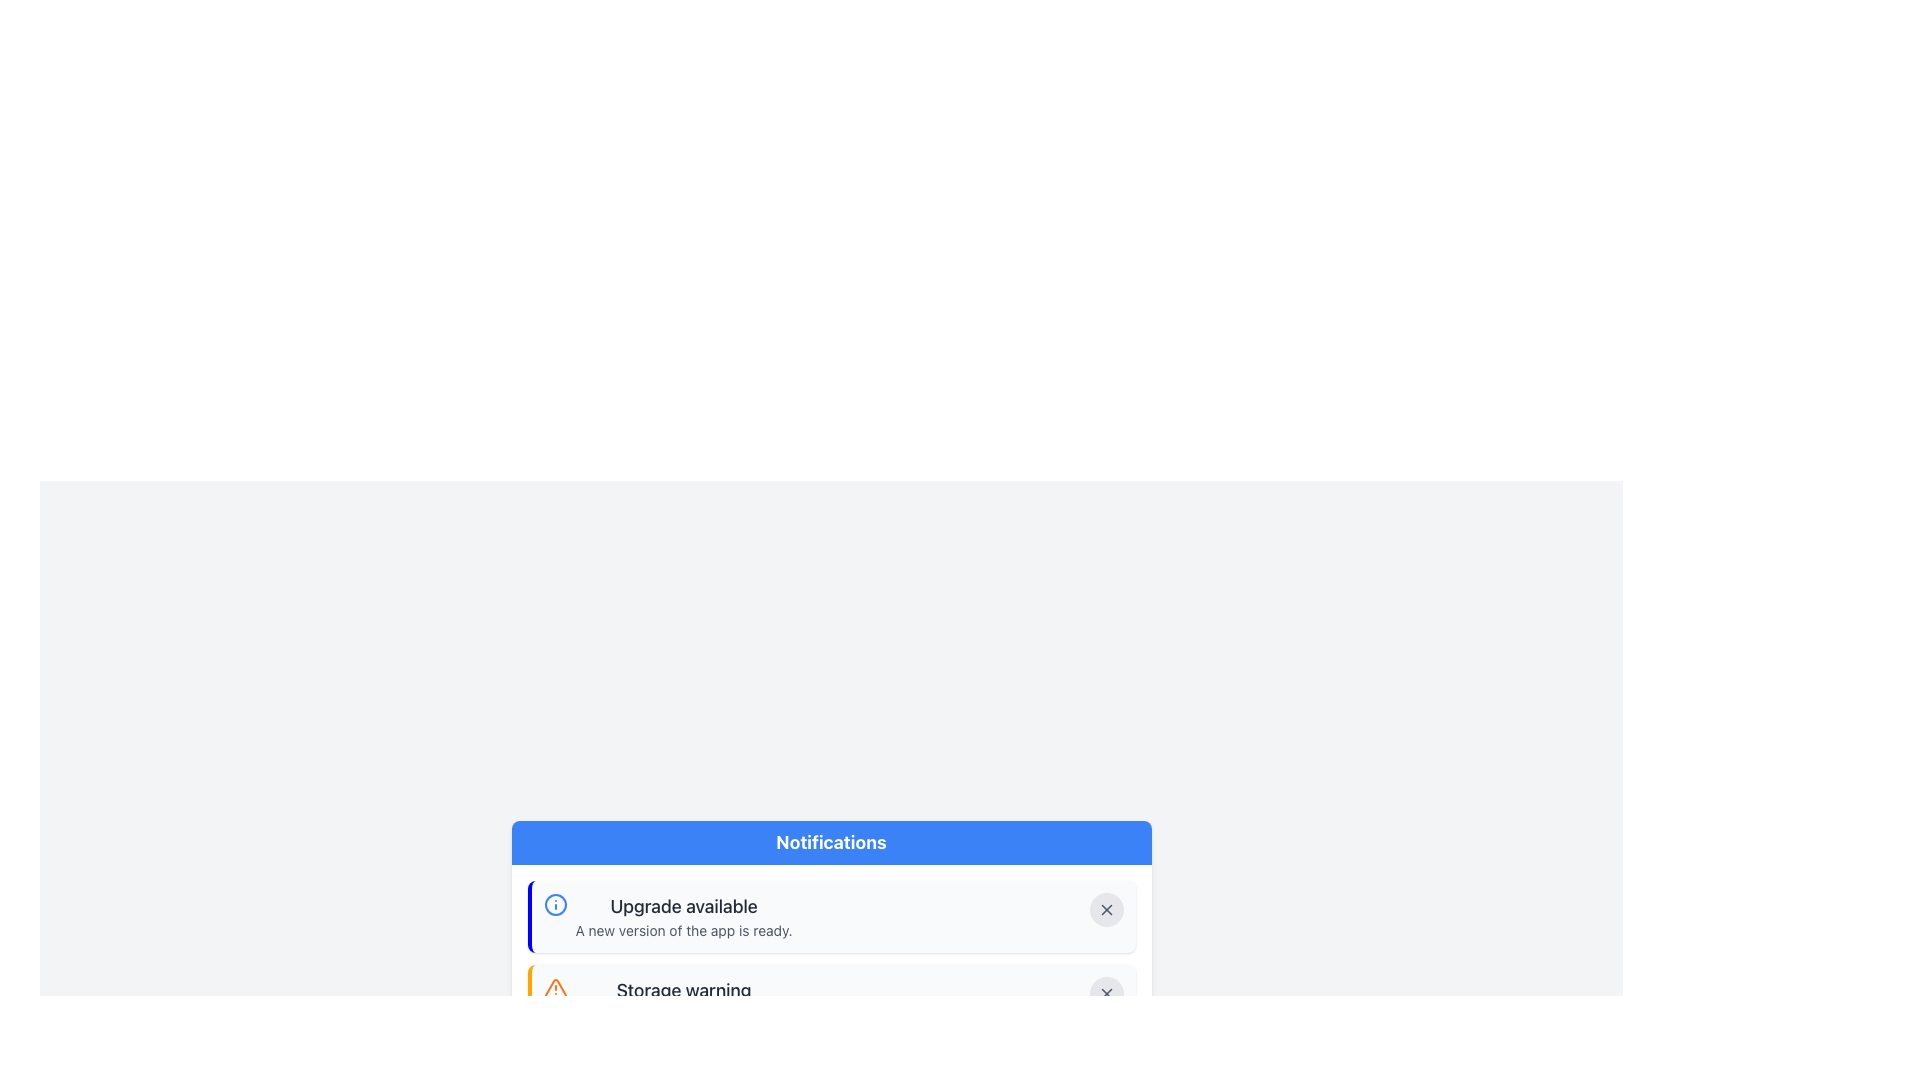  What do you see at coordinates (667, 917) in the screenshot?
I see `informational text block about the available upgrade for the app located in the uppermost notification card at the top of the list` at bounding box center [667, 917].